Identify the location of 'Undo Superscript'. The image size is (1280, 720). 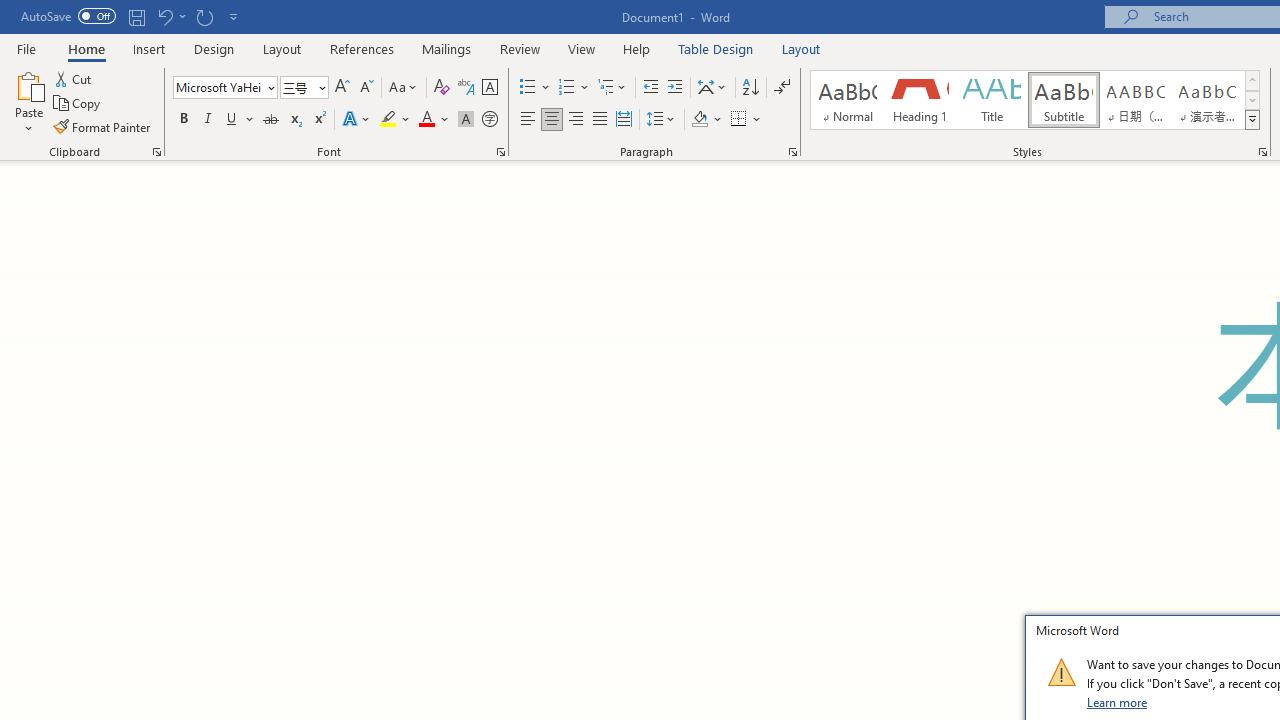
(164, 16).